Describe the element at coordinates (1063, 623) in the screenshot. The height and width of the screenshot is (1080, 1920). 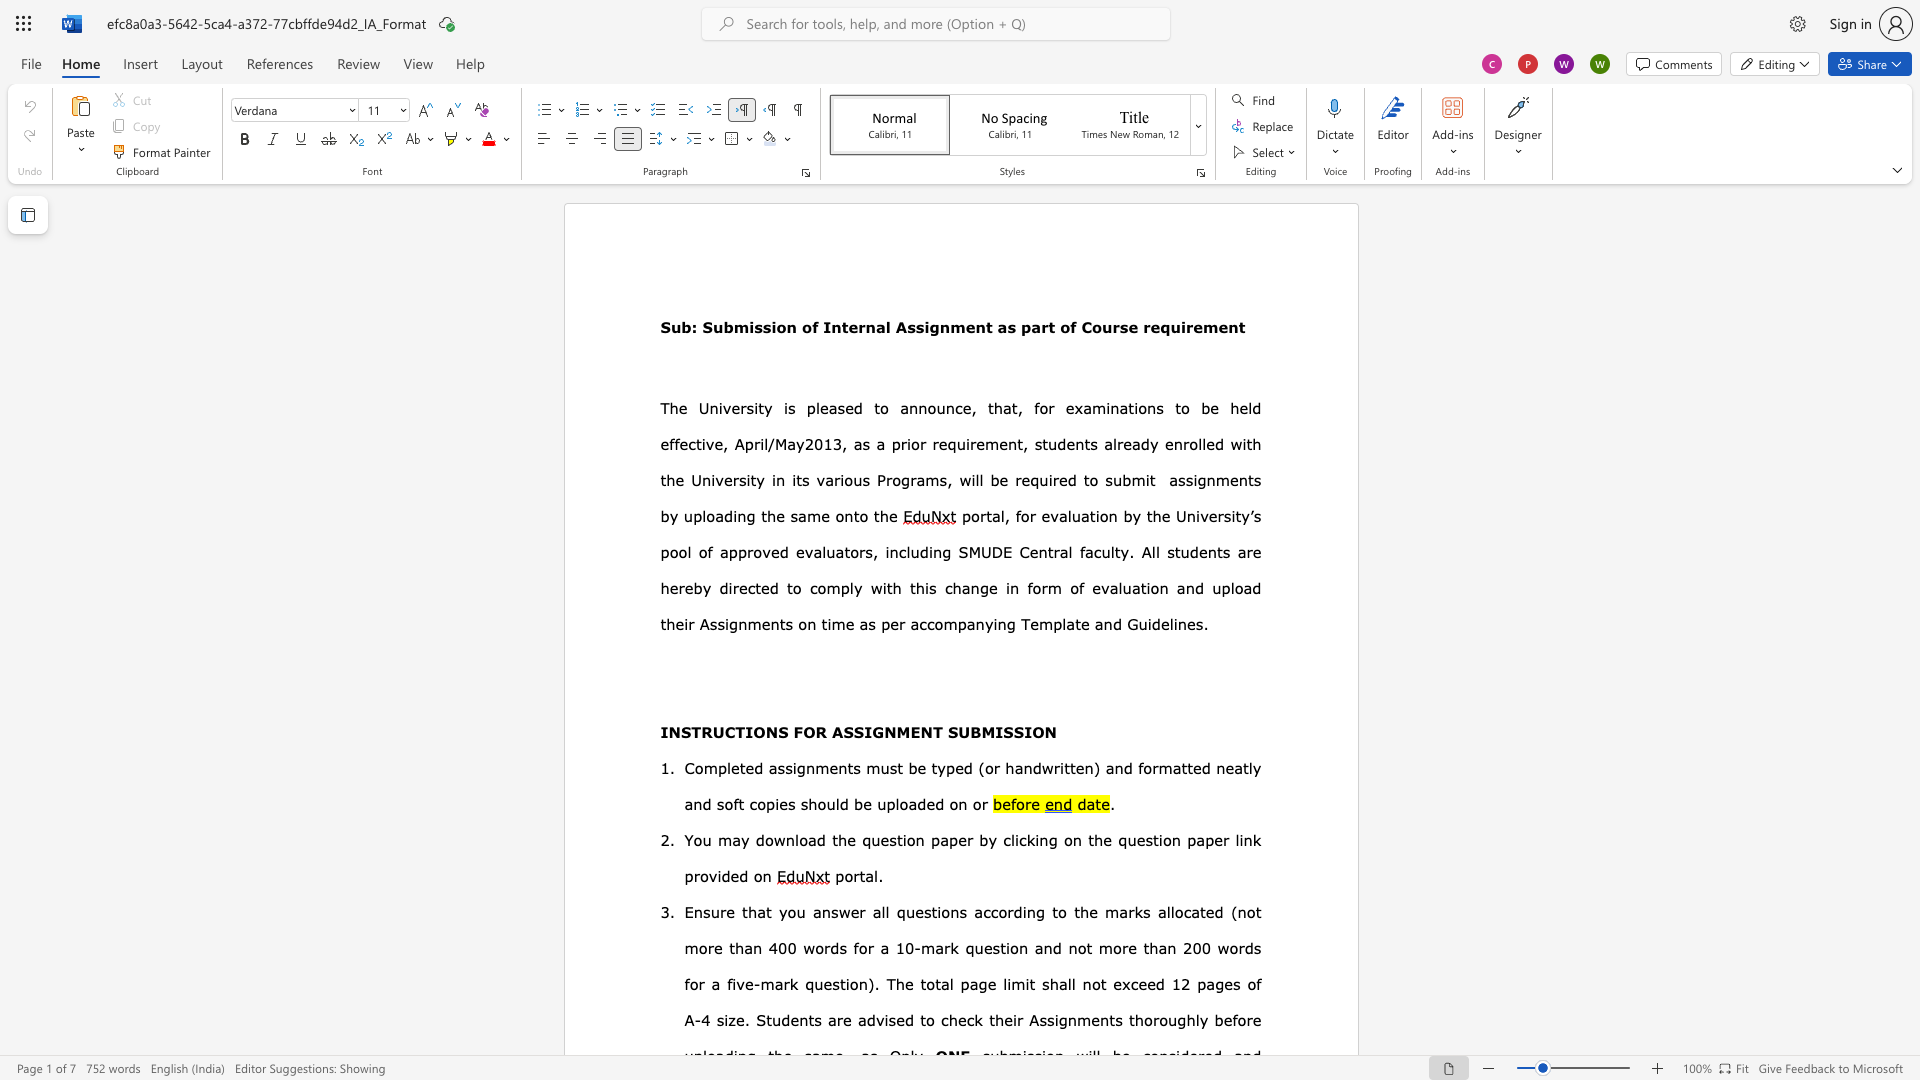
I see `the 1th character "l" in the text` at that location.